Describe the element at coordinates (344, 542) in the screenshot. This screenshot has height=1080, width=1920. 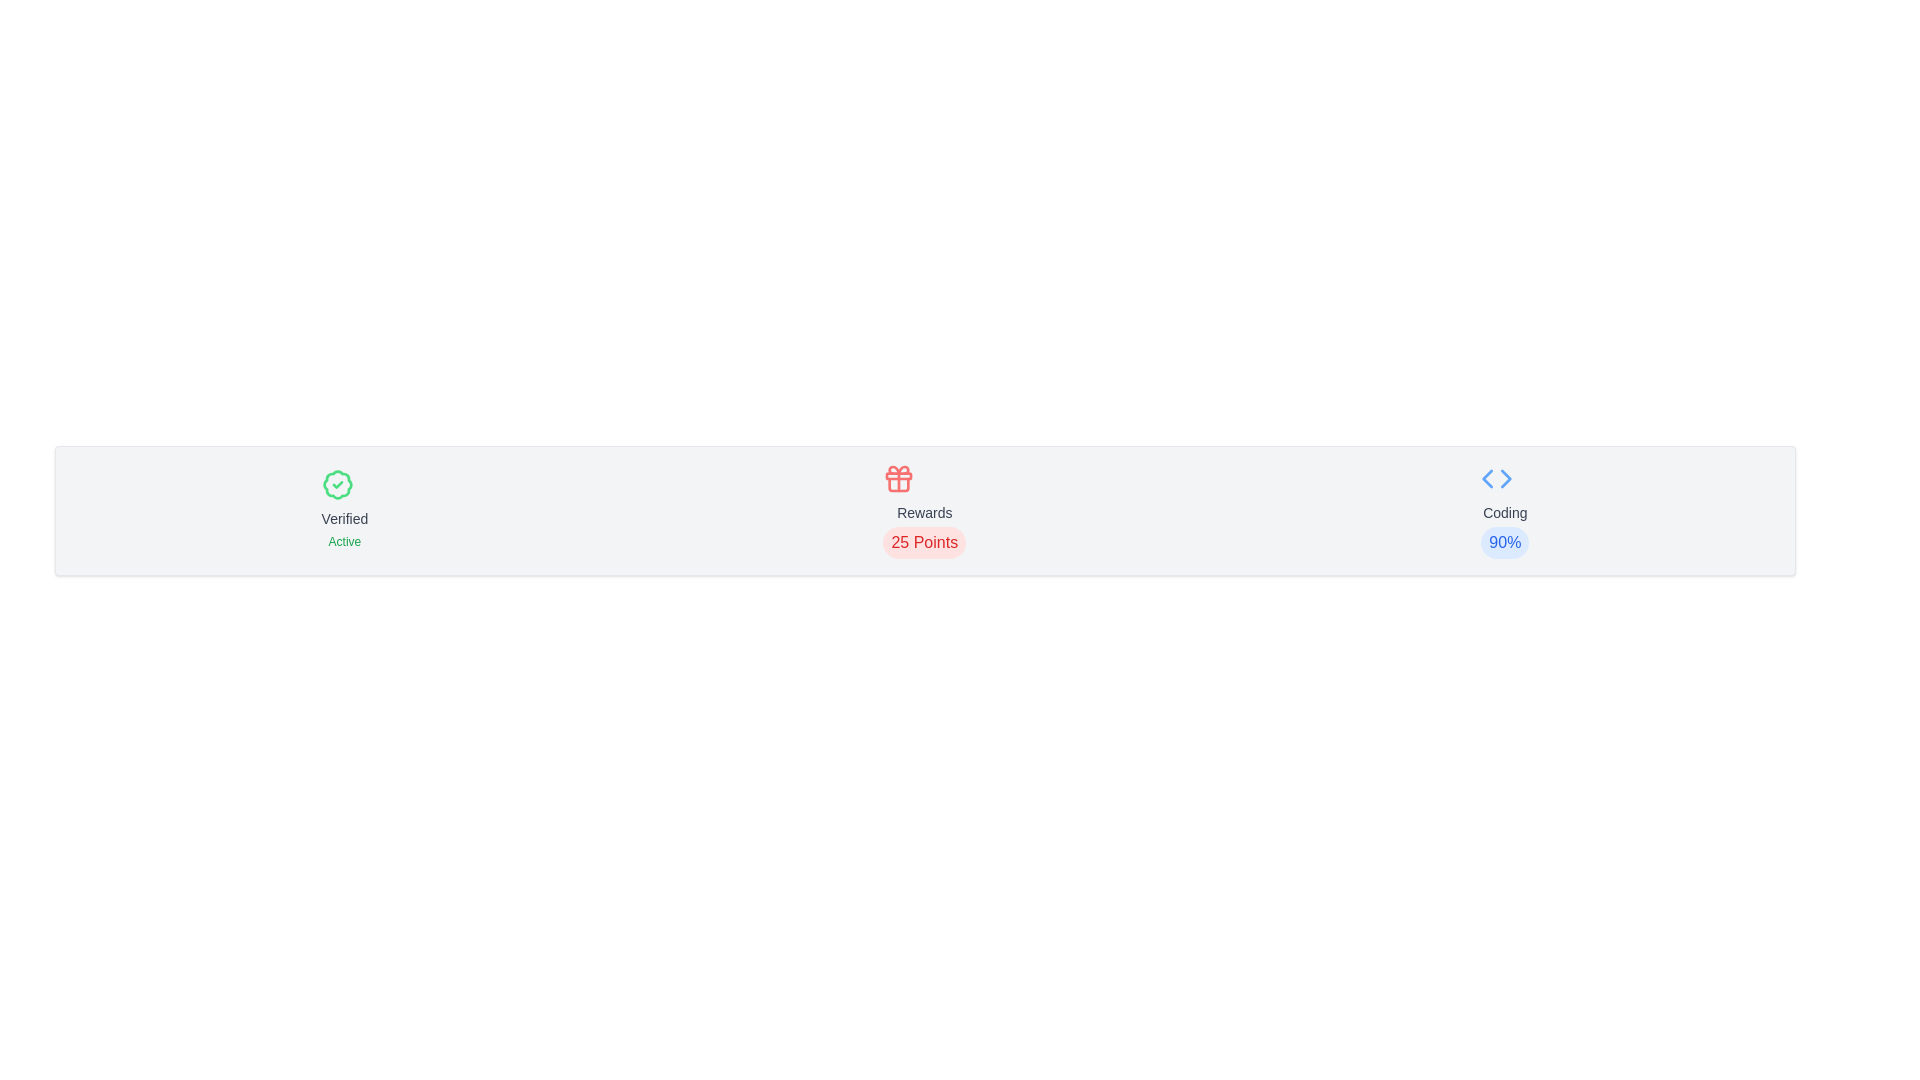
I see `status information from the 'Active' status indicator text label located below the 'Verified' label and badge icon in the left column of the layout` at that location.